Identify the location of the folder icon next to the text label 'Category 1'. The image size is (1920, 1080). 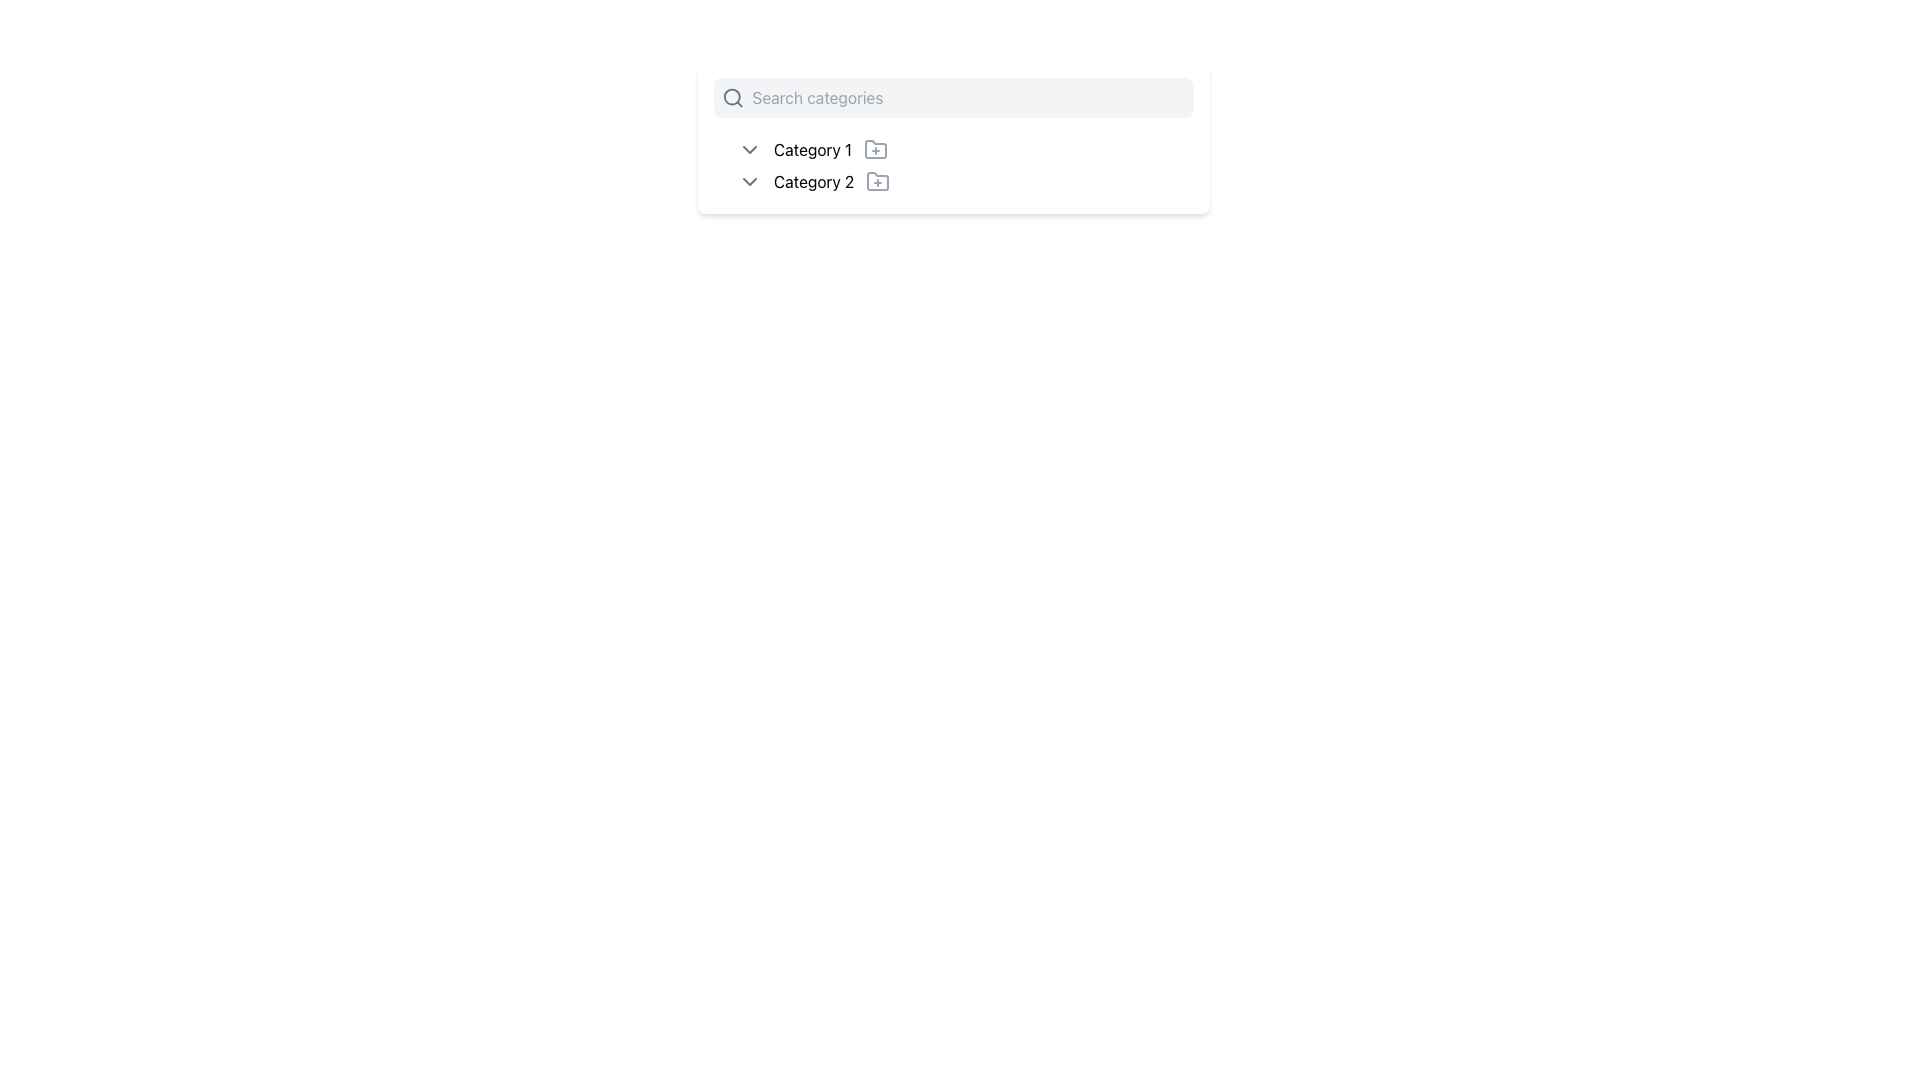
(875, 148).